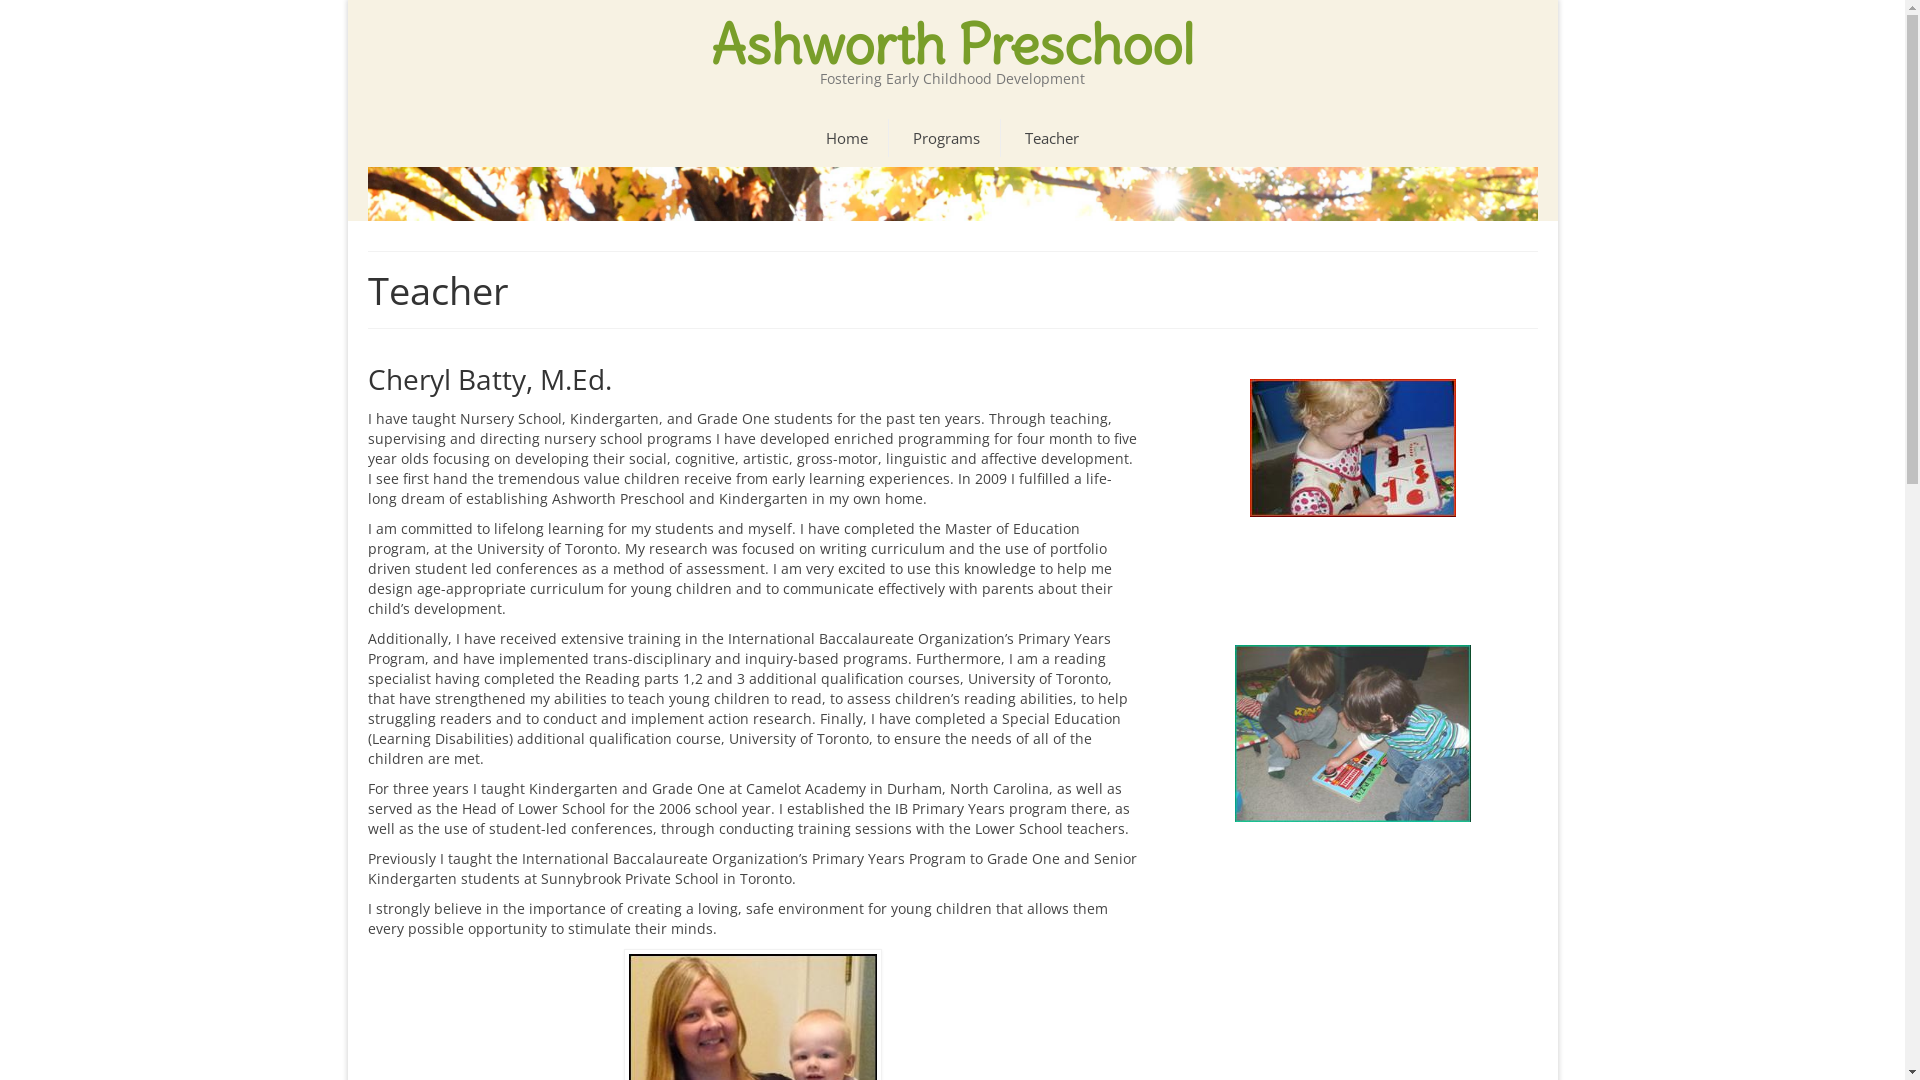 The height and width of the screenshot is (1080, 1920). Describe the element at coordinates (846, 137) in the screenshot. I see `'Home'` at that location.